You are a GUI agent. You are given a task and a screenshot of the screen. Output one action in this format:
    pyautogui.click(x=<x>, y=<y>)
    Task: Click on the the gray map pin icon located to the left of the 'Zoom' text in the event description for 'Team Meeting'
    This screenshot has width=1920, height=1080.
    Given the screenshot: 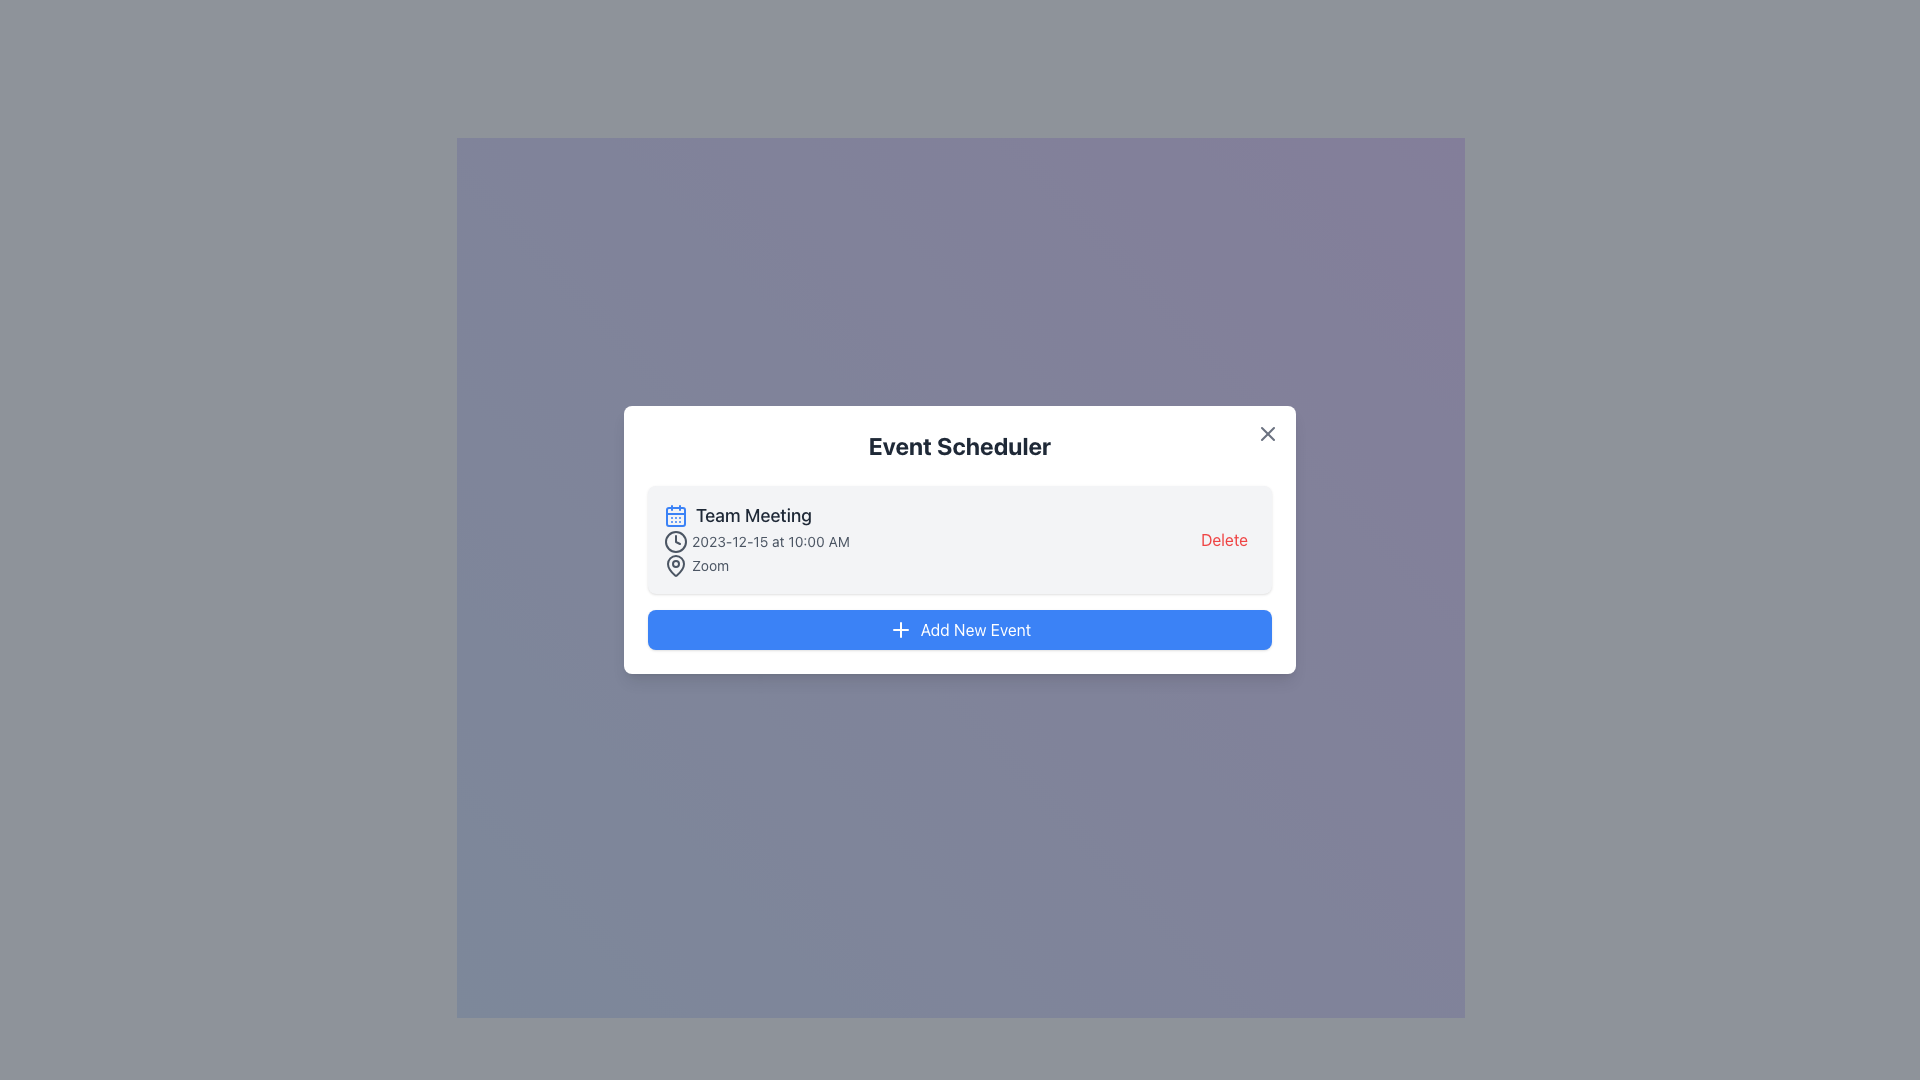 What is the action you would take?
    pyautogui.click(x=676, y=566)
    